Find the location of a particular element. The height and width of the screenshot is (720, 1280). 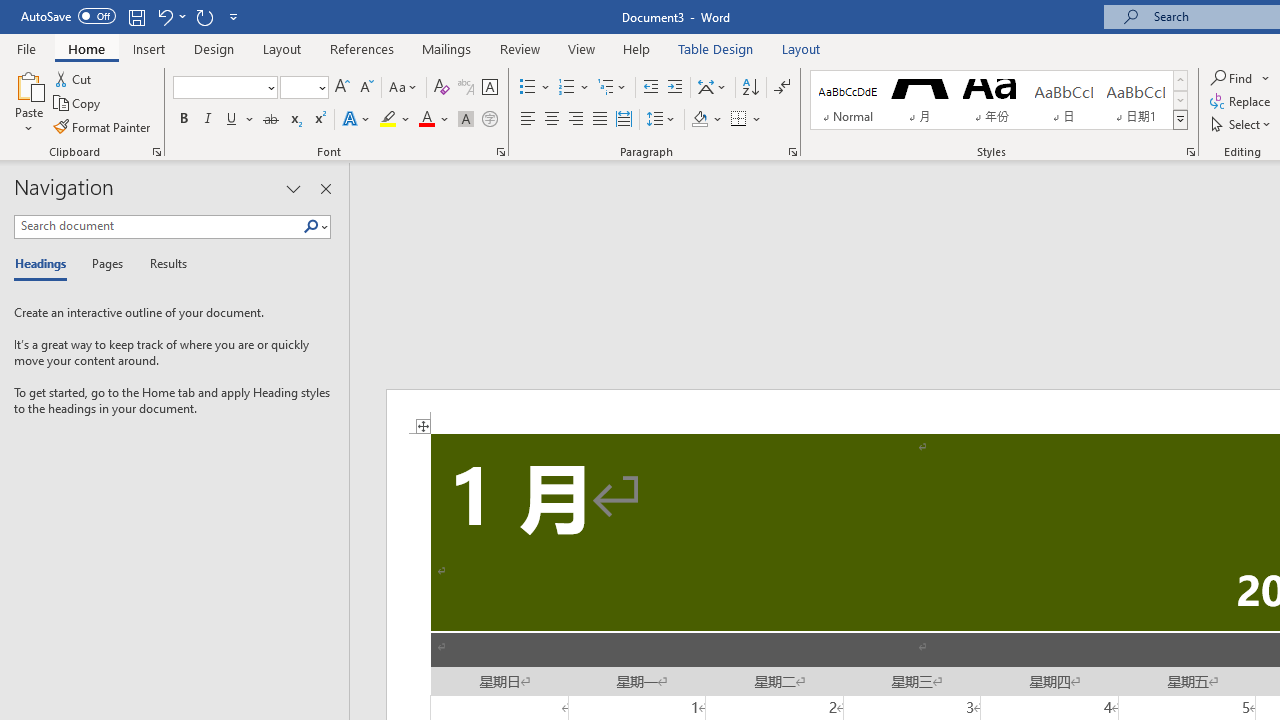

'Sort...' is located at coordinates (749, 86).